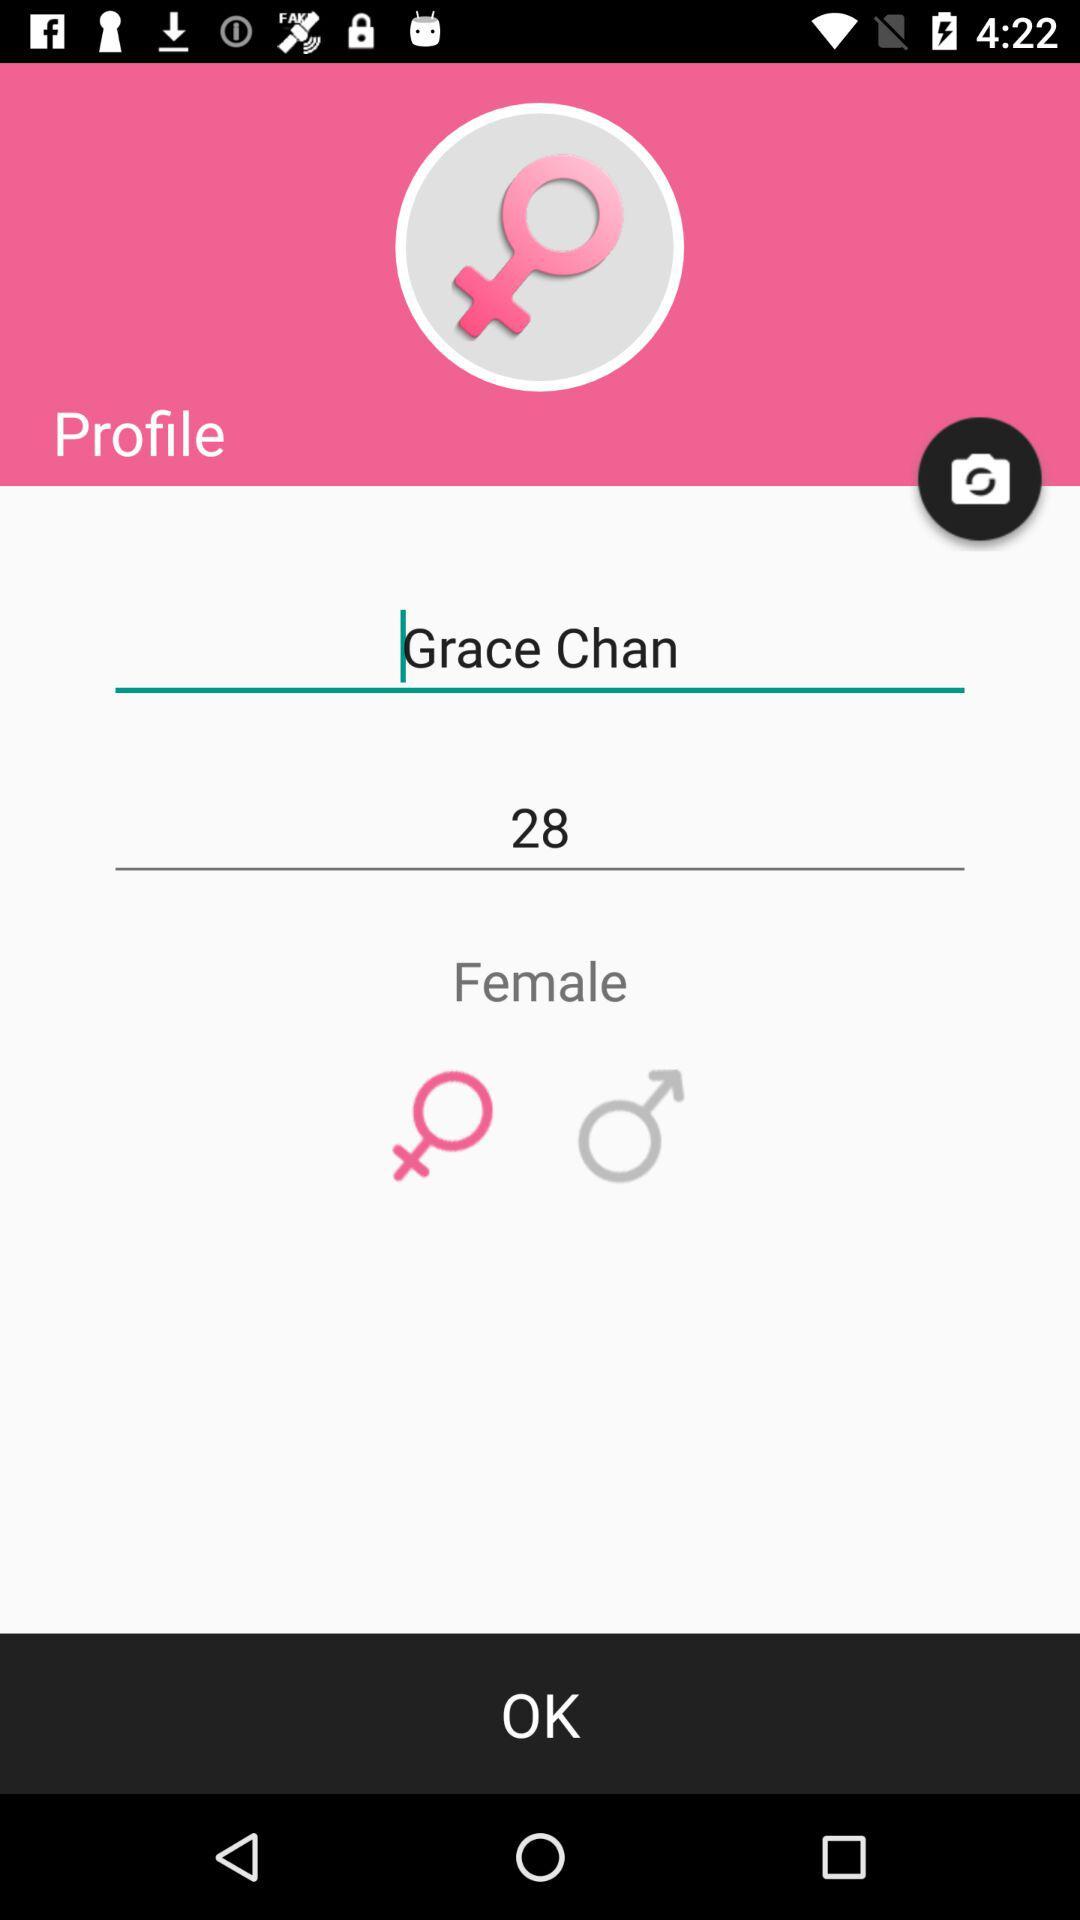 This screenshot has width=1080, height=1920. Describe the element at coordinates (538, 246) in the screenshot. I see `item above profile` at that location.